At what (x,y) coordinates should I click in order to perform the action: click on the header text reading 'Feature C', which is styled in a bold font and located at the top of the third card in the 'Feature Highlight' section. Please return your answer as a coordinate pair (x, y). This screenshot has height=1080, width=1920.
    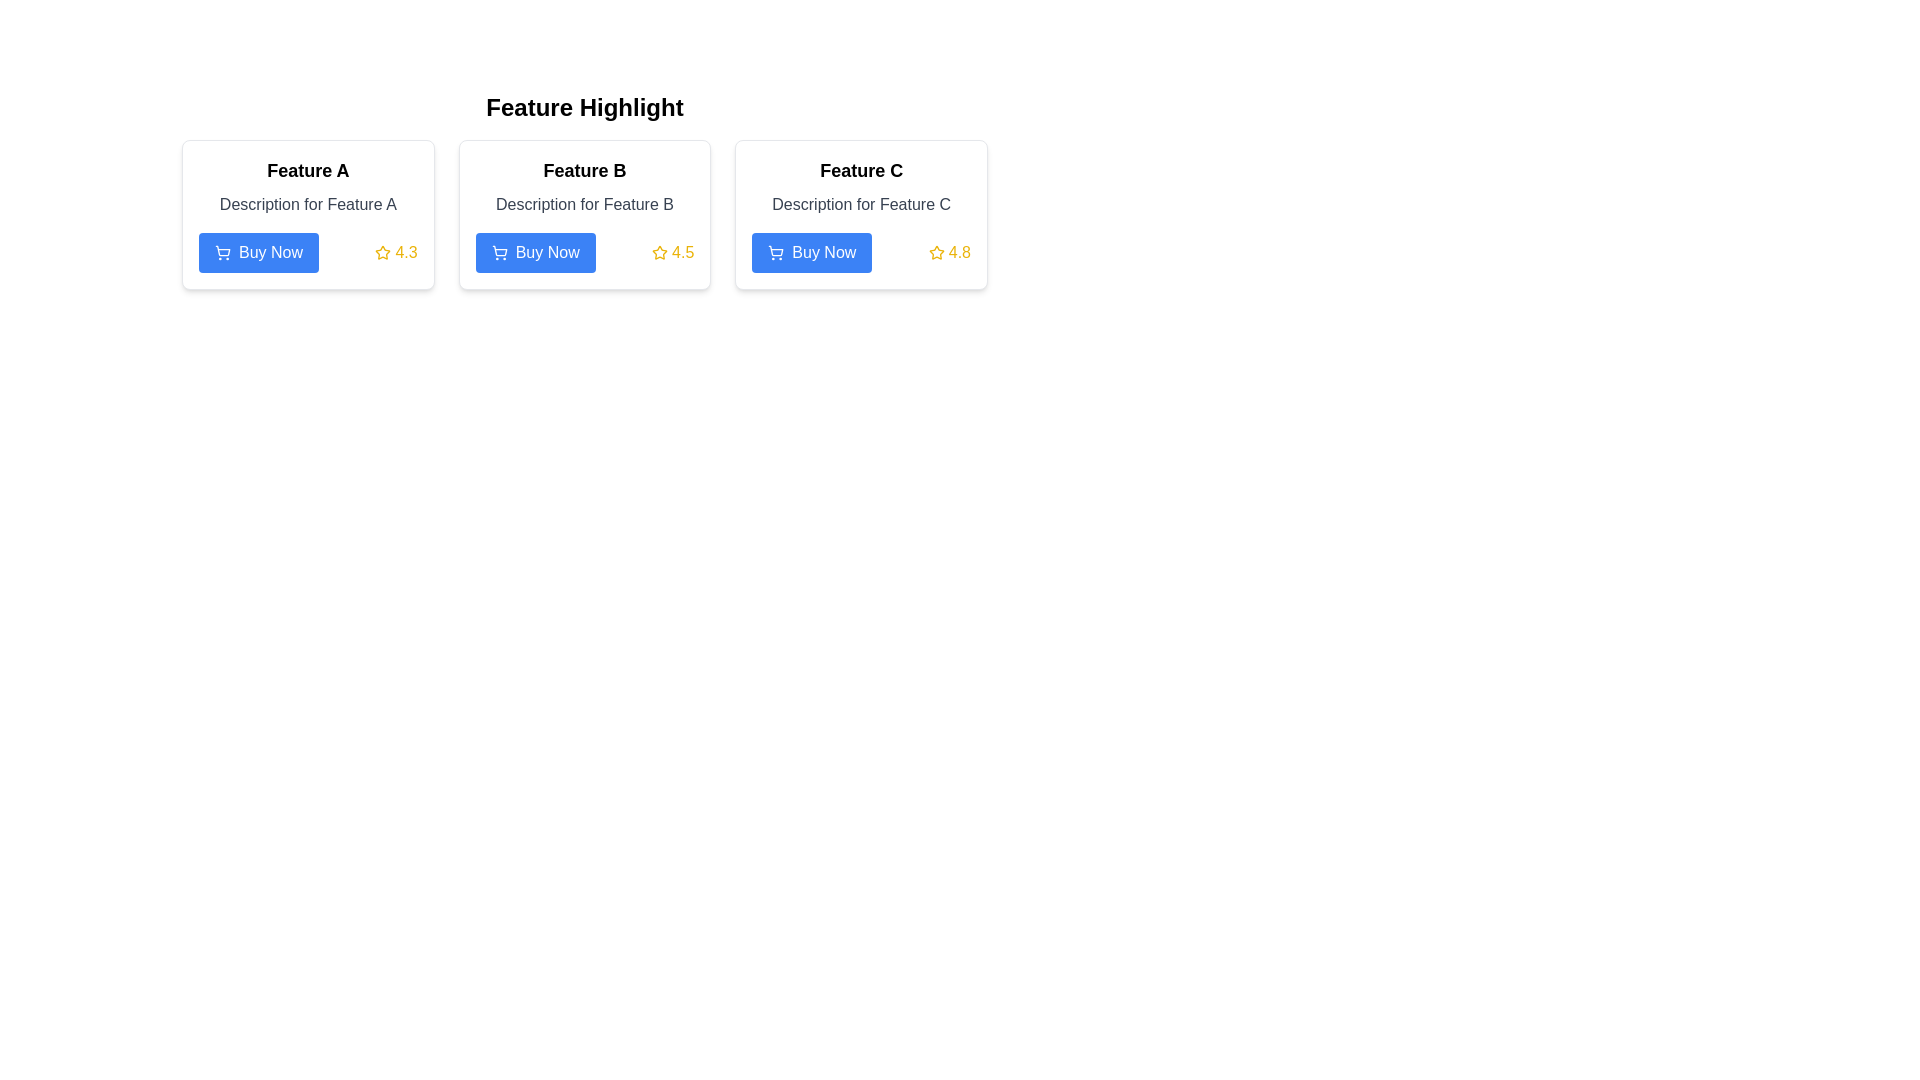
    Looking at the image, I should click on (861, 169).